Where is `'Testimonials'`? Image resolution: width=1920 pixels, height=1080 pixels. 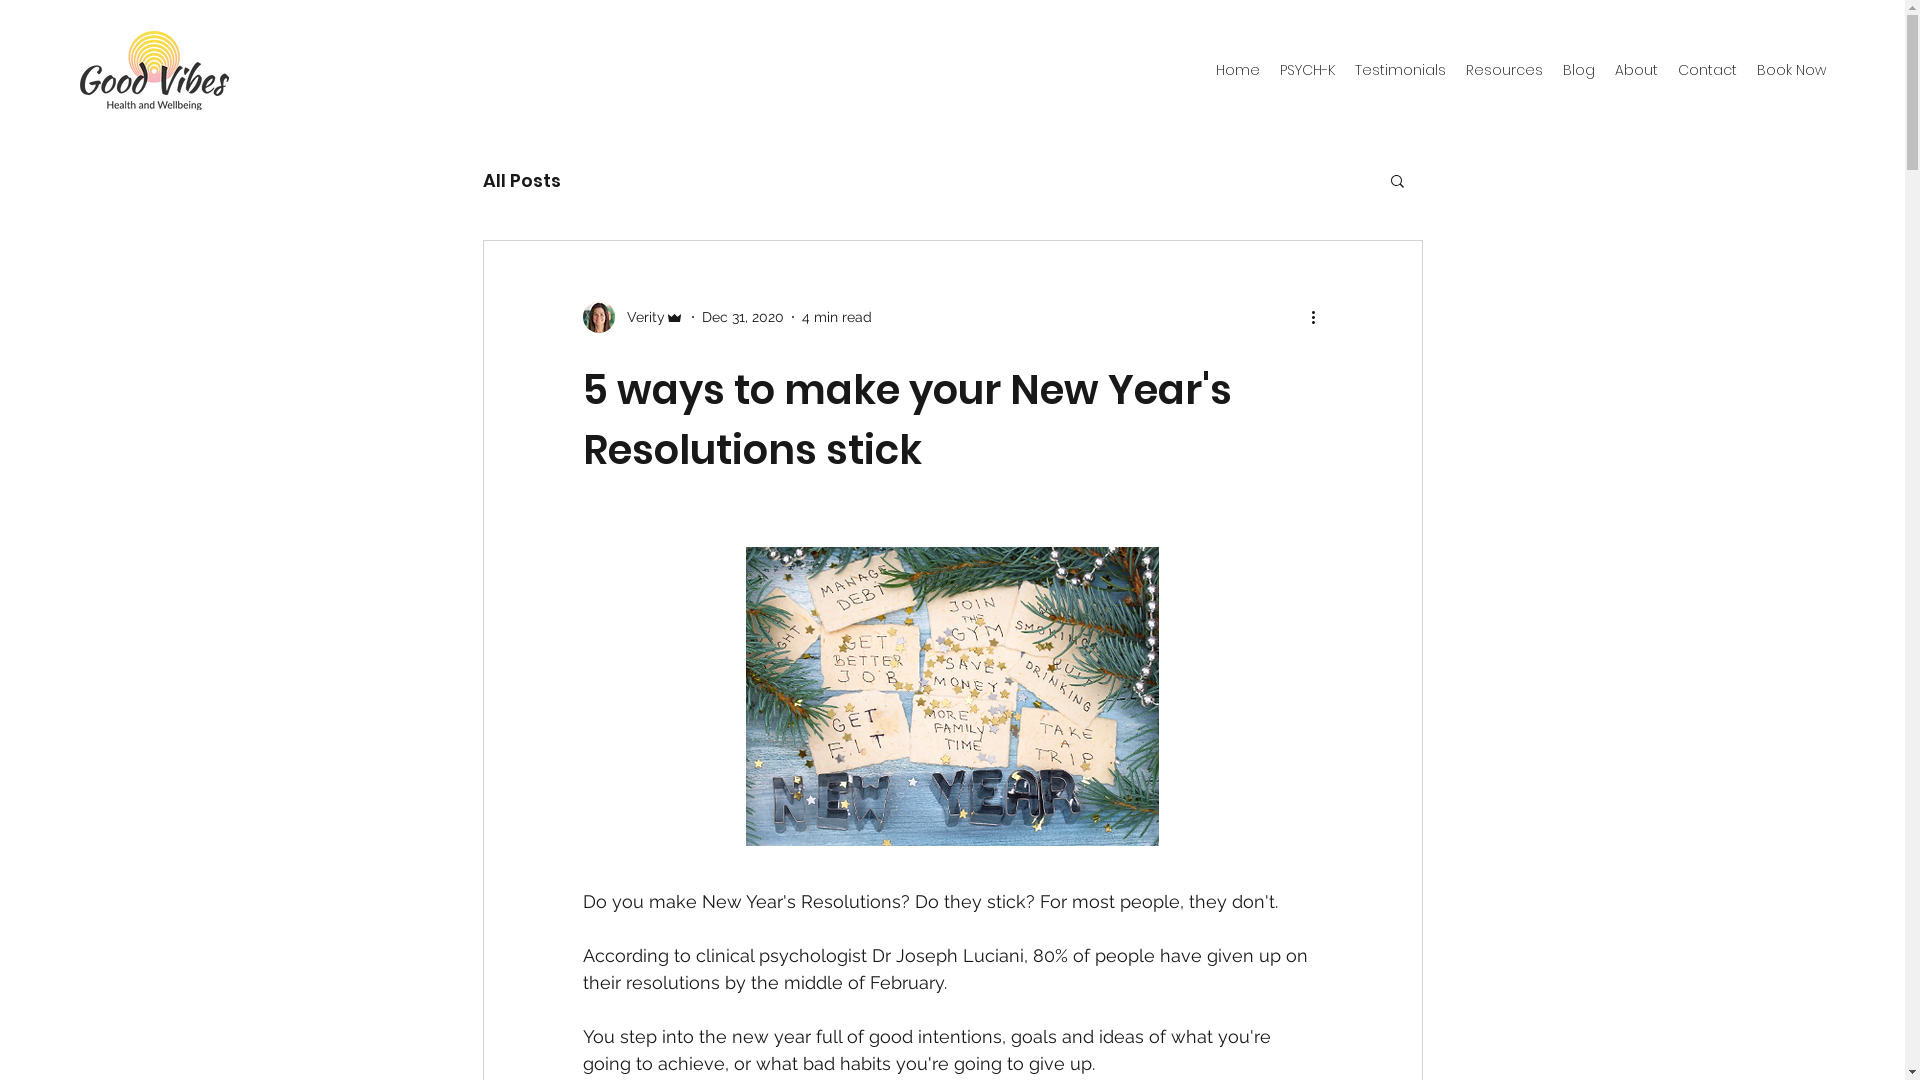 'Testimonials' is located at coordinates (1399, 69).